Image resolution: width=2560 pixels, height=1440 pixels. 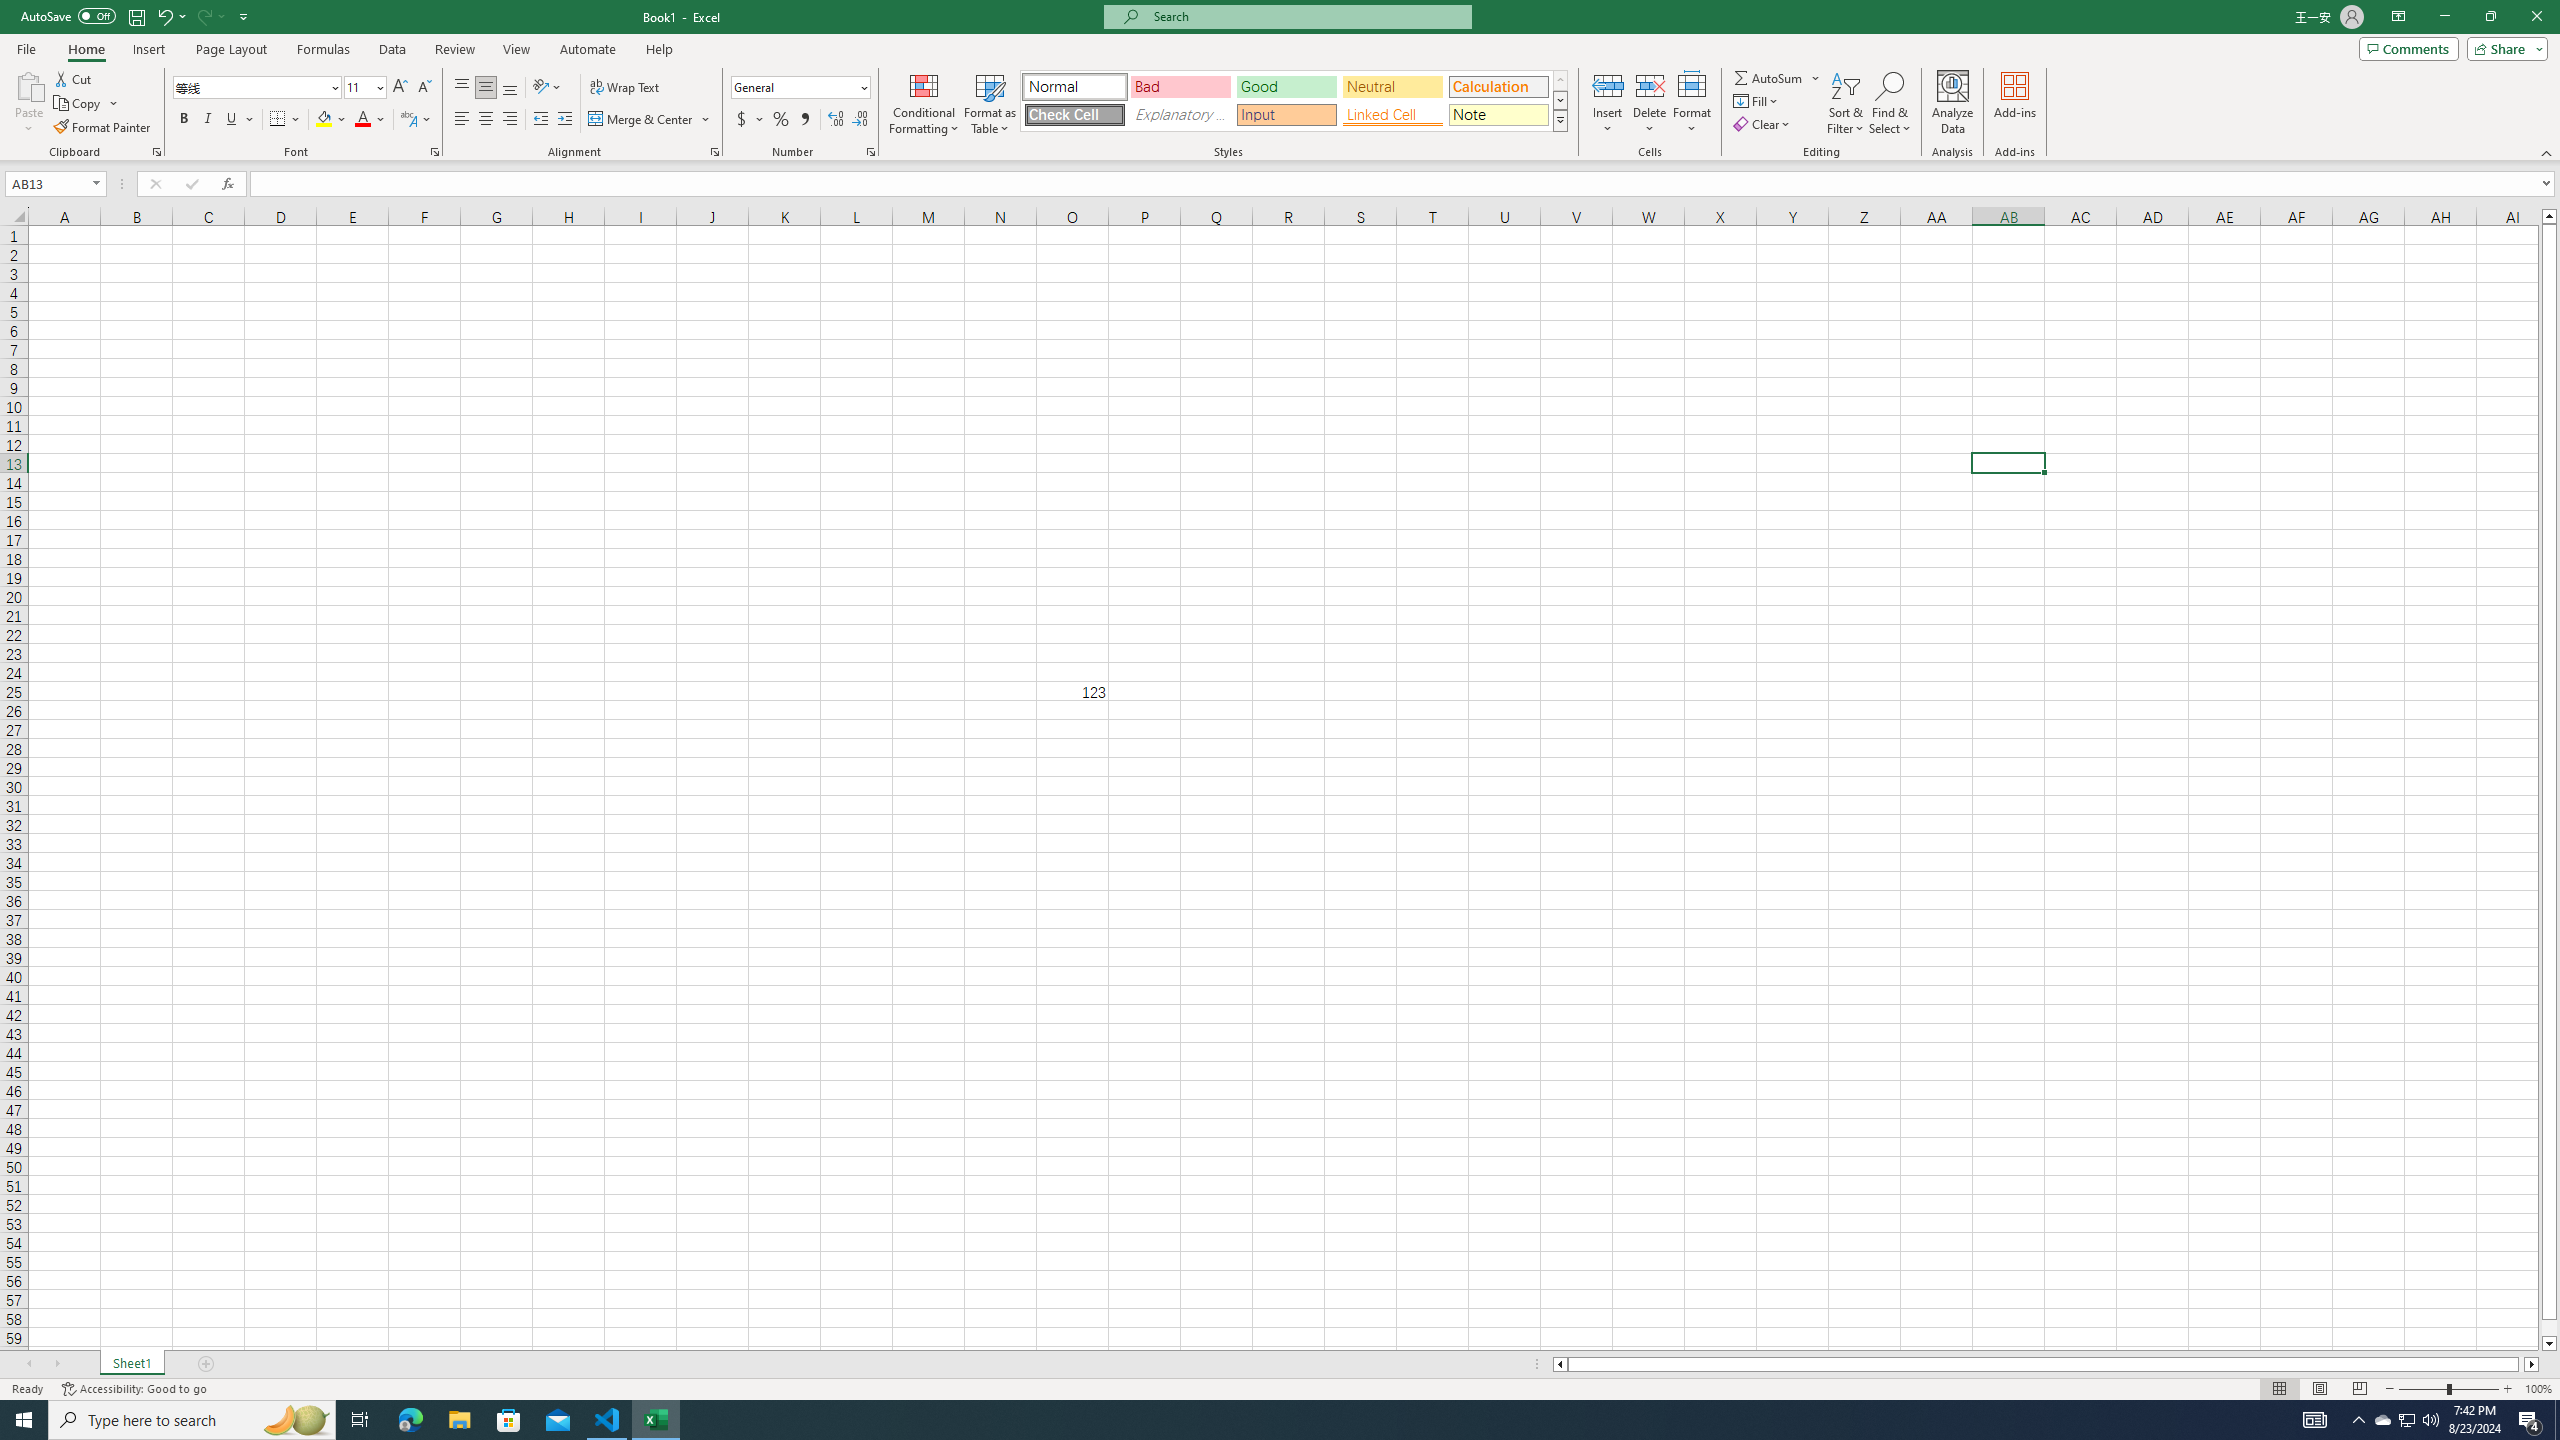 What do you see at coordinates (860, 118) in the screenshot?
I see `'Decrease Decimal'` at bounding box center [860, 118].